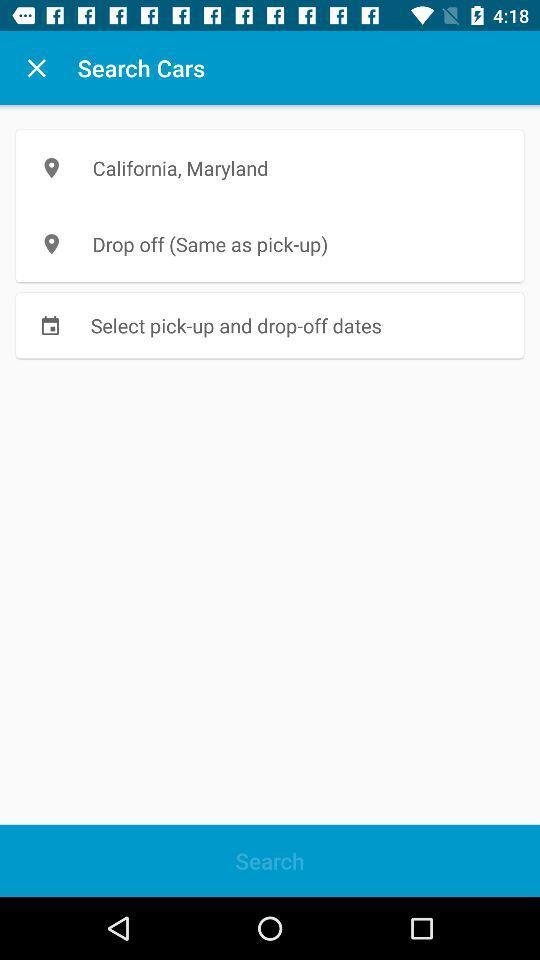  Describe the element at coordinates (36, 68) in the screenshot. I see `icon next to search cars icon` at that location.